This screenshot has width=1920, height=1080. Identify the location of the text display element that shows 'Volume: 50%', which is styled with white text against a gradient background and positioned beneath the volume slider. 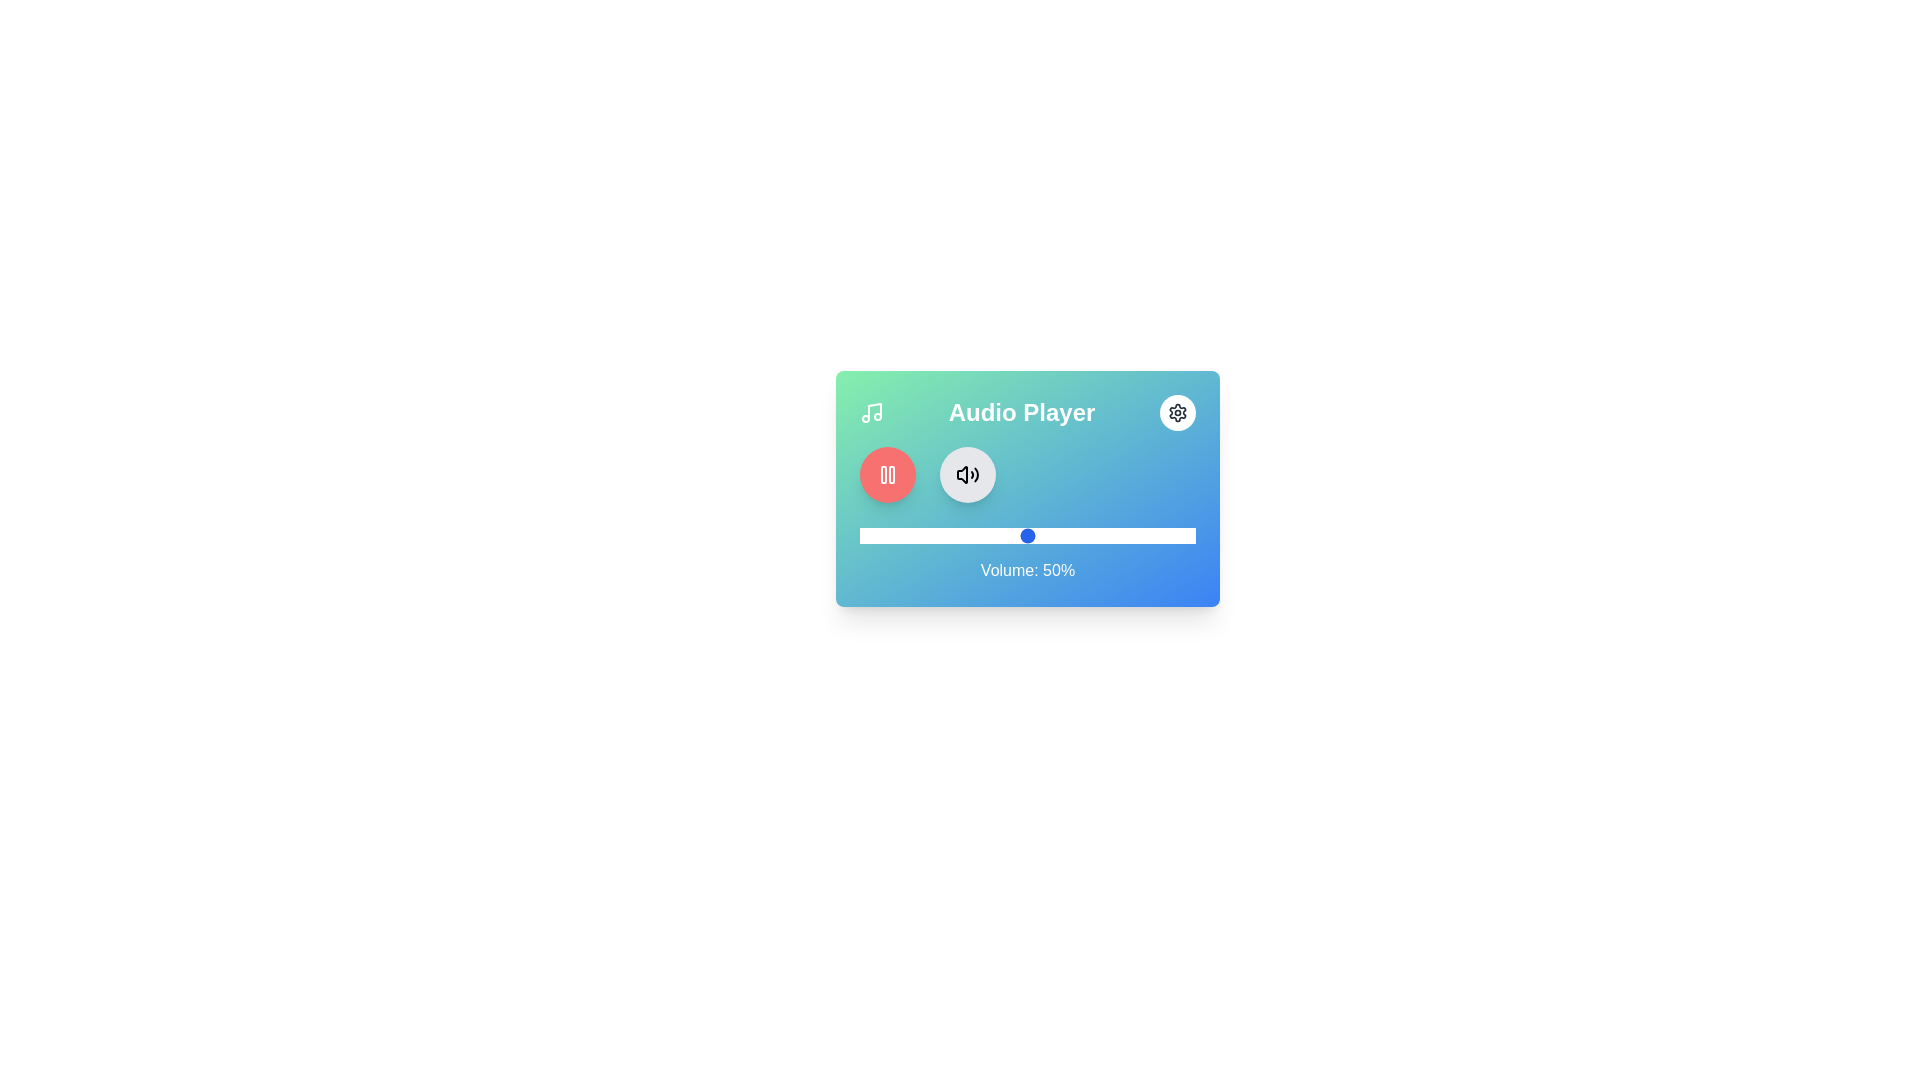
(1027, 570).